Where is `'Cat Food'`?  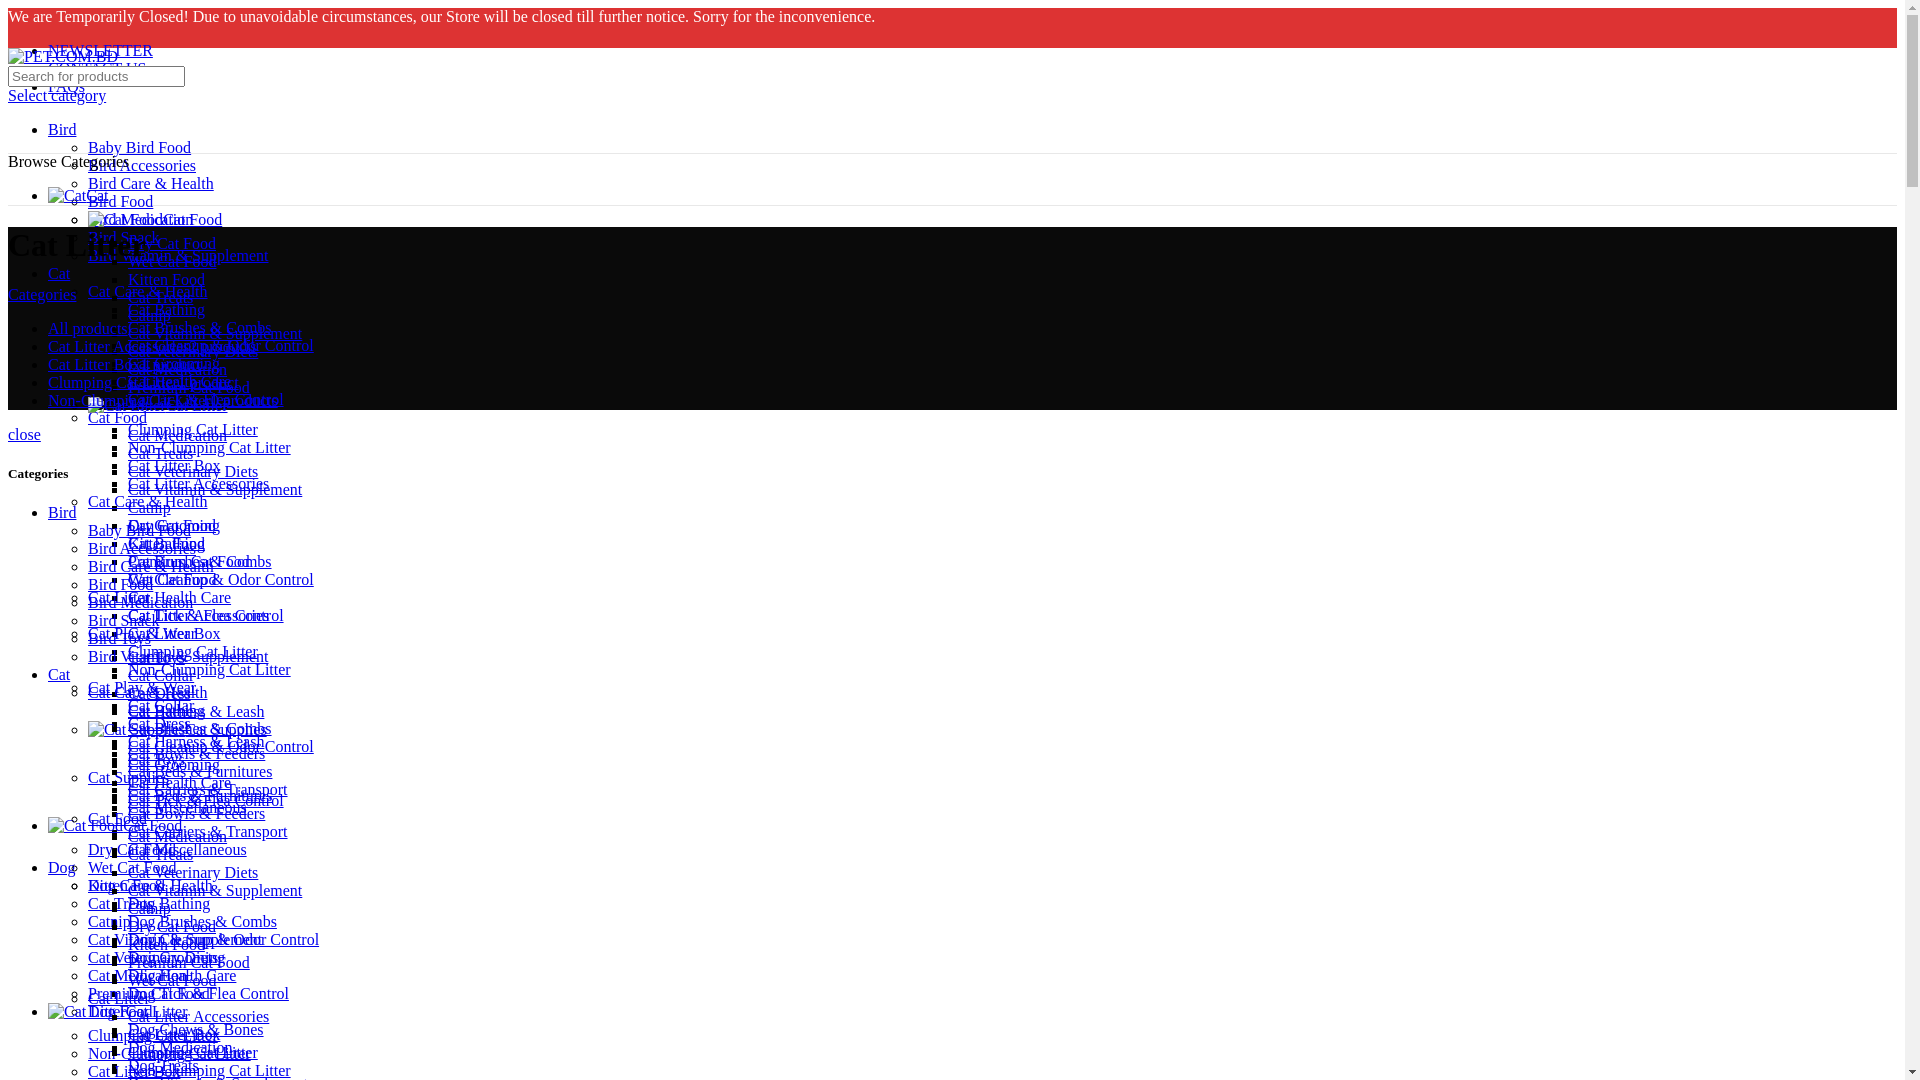 'Cat Food' is located at coordinates (86, 219).